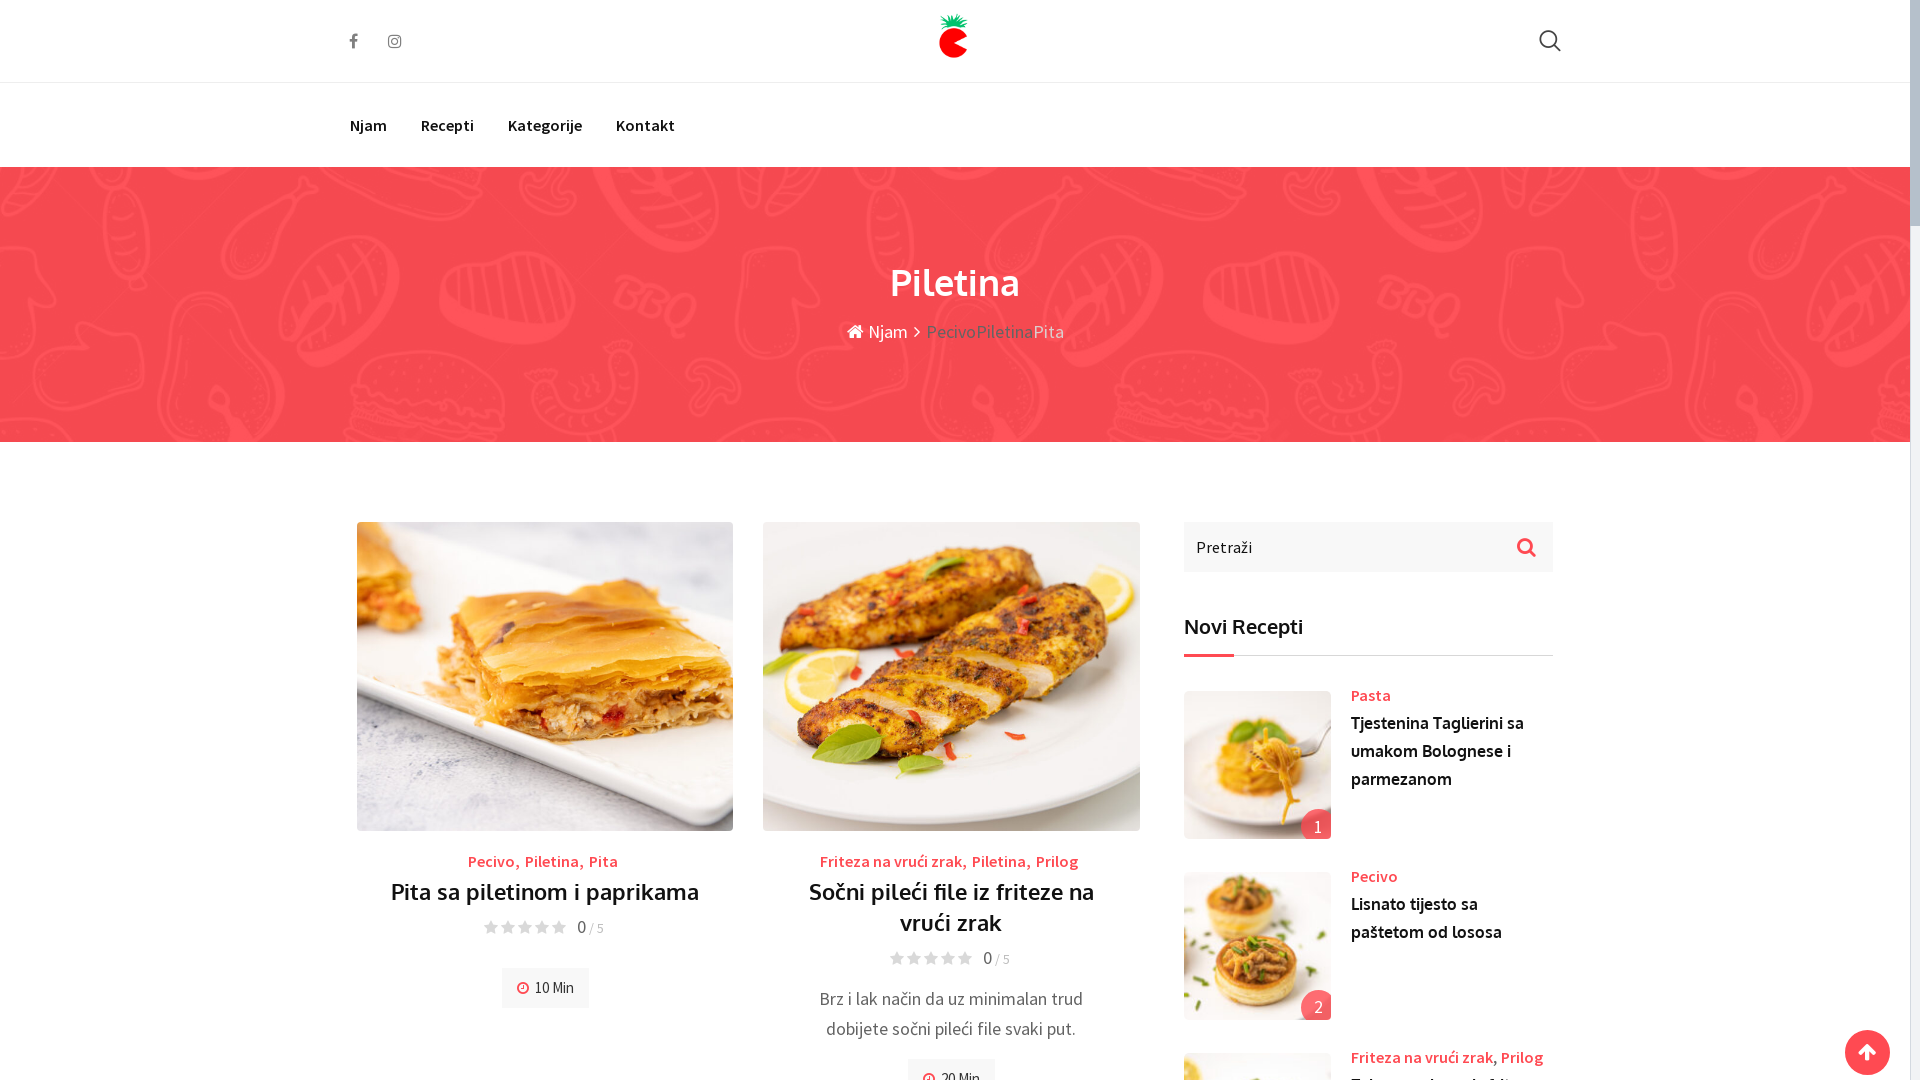 The height and width of the screenshot is (1080, 1920). What do you see at coordinates (491, 859) in the screenshot?
I see `'Pecivo'` at bounding box center [491, 859].